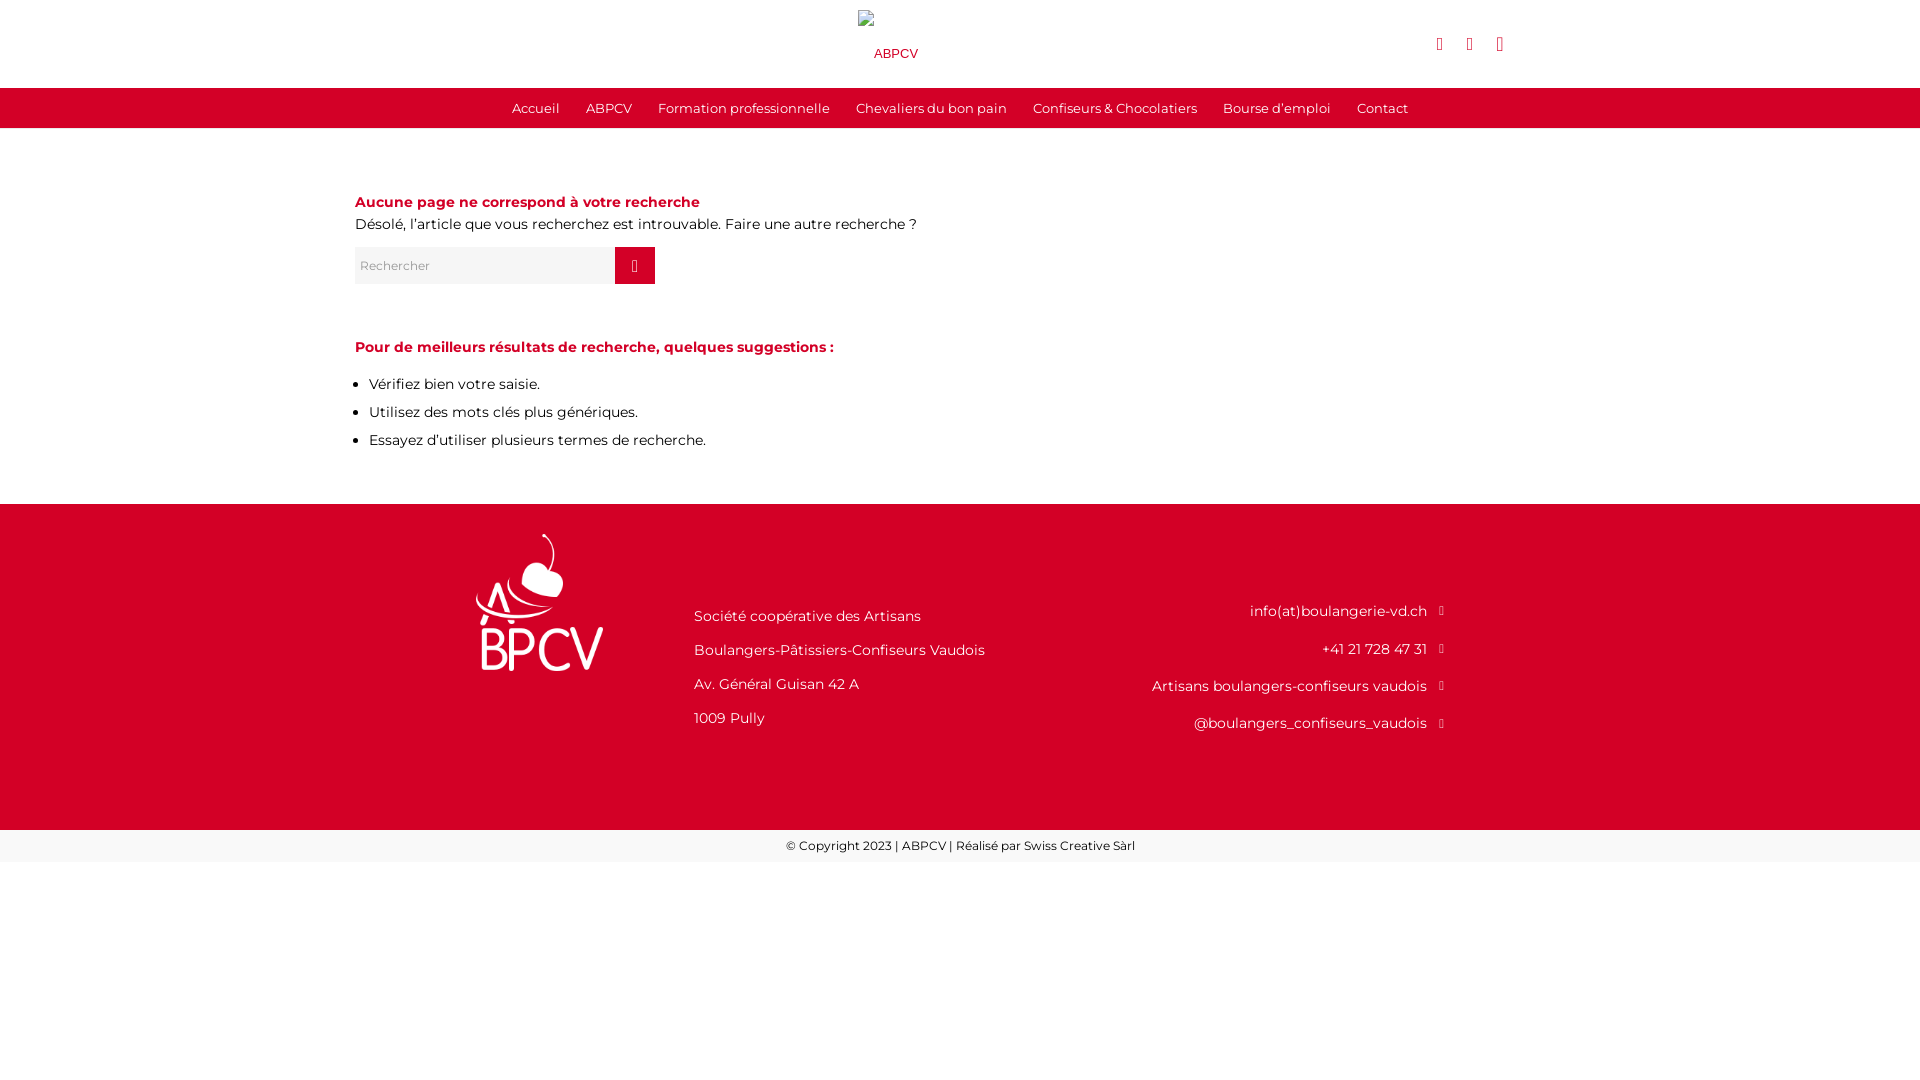  What do you see at coordinates (571, 108) in the screenshot?
I see `'ABPCV'` at bounding box center [571, 108].